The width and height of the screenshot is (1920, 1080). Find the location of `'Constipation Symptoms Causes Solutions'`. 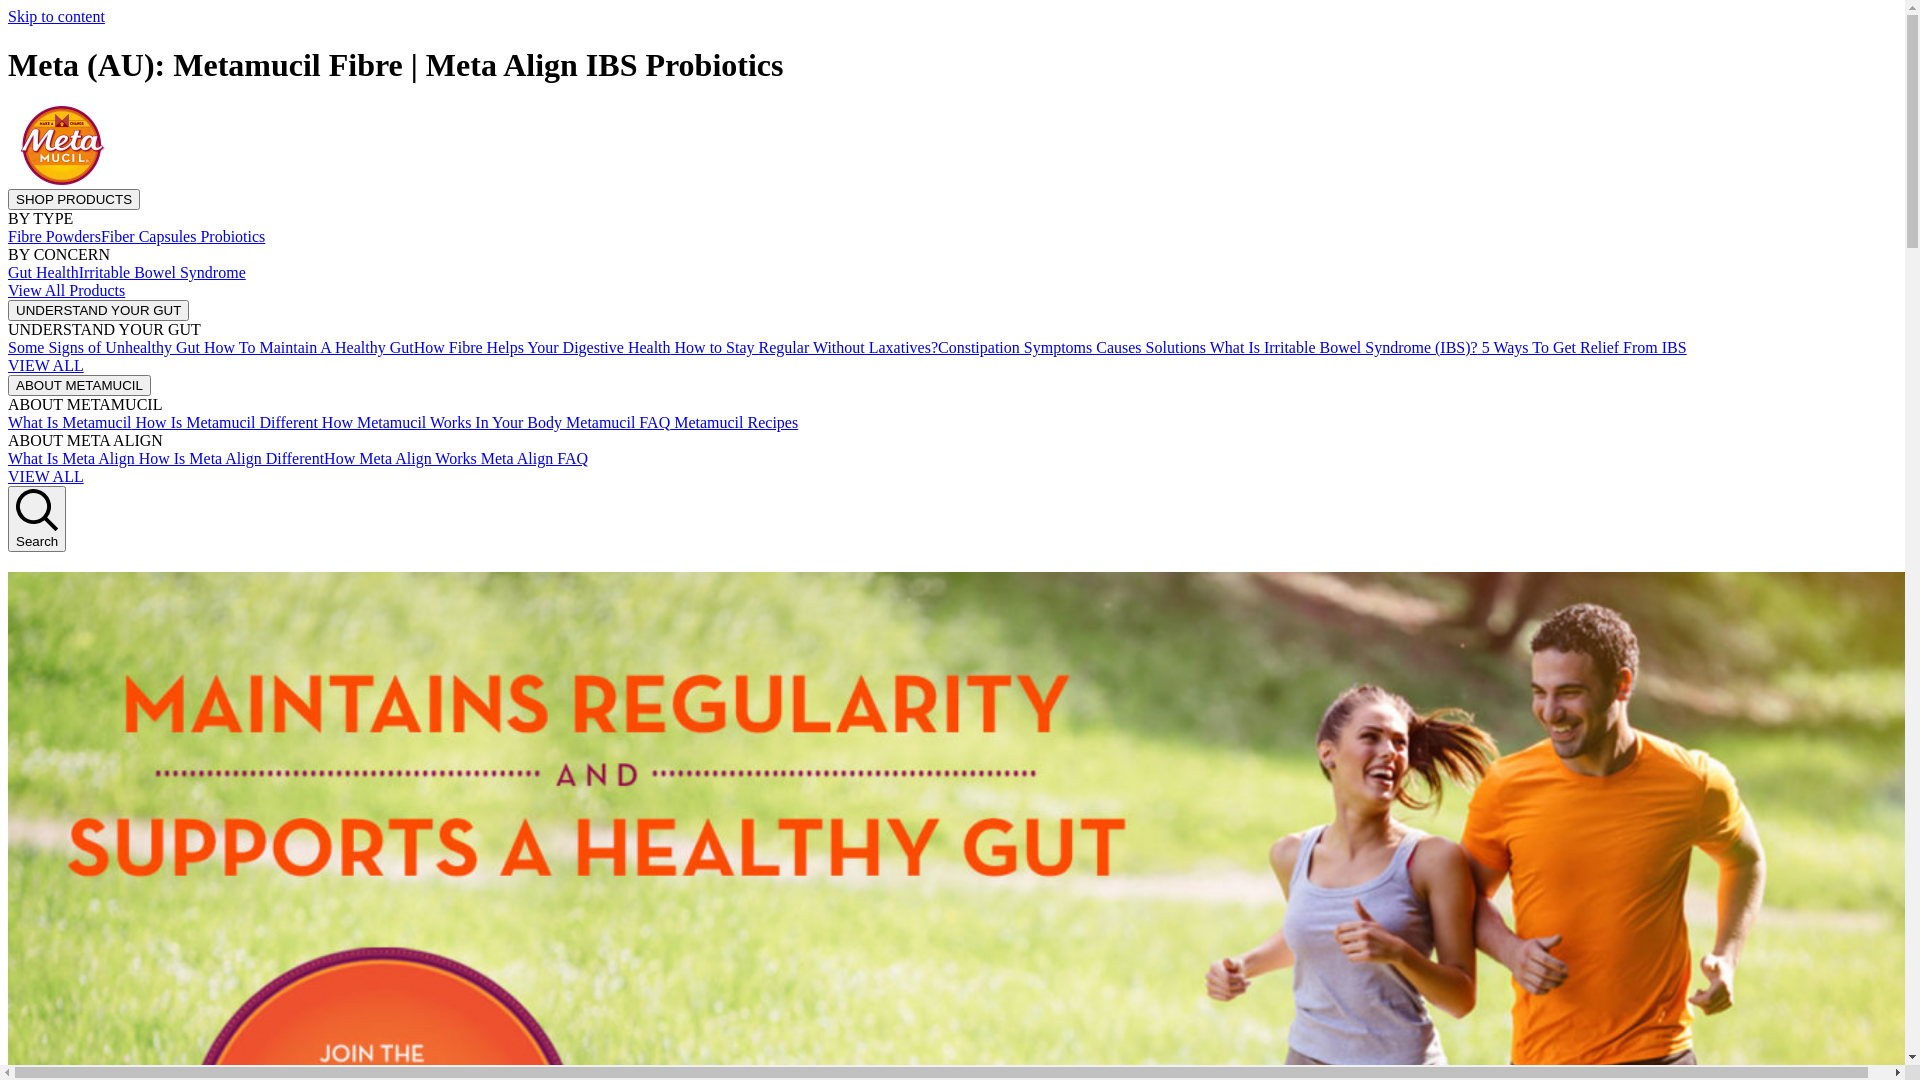

'Constipation Symptoms Causes Solutions' is located at coordinates (936, 346).